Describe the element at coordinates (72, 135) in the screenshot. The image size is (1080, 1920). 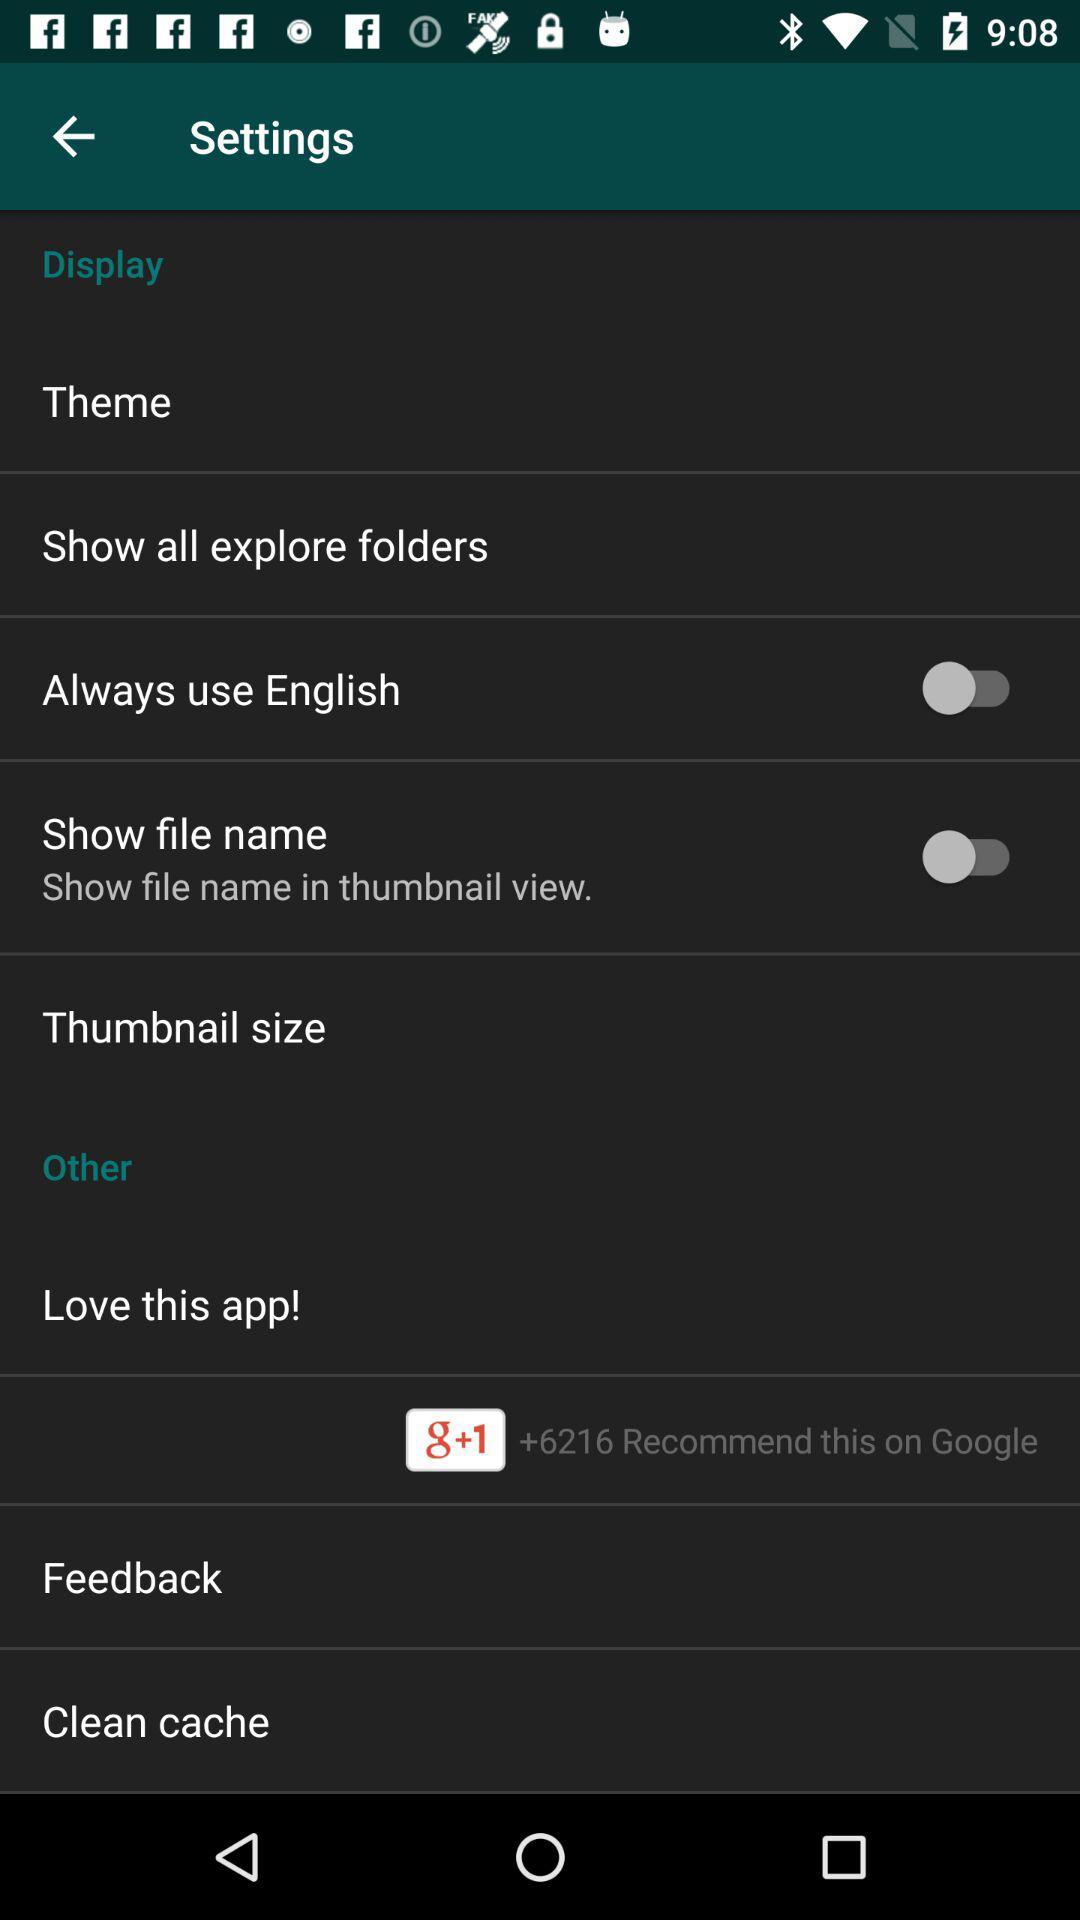
I see `item to the left of settings` at that location.